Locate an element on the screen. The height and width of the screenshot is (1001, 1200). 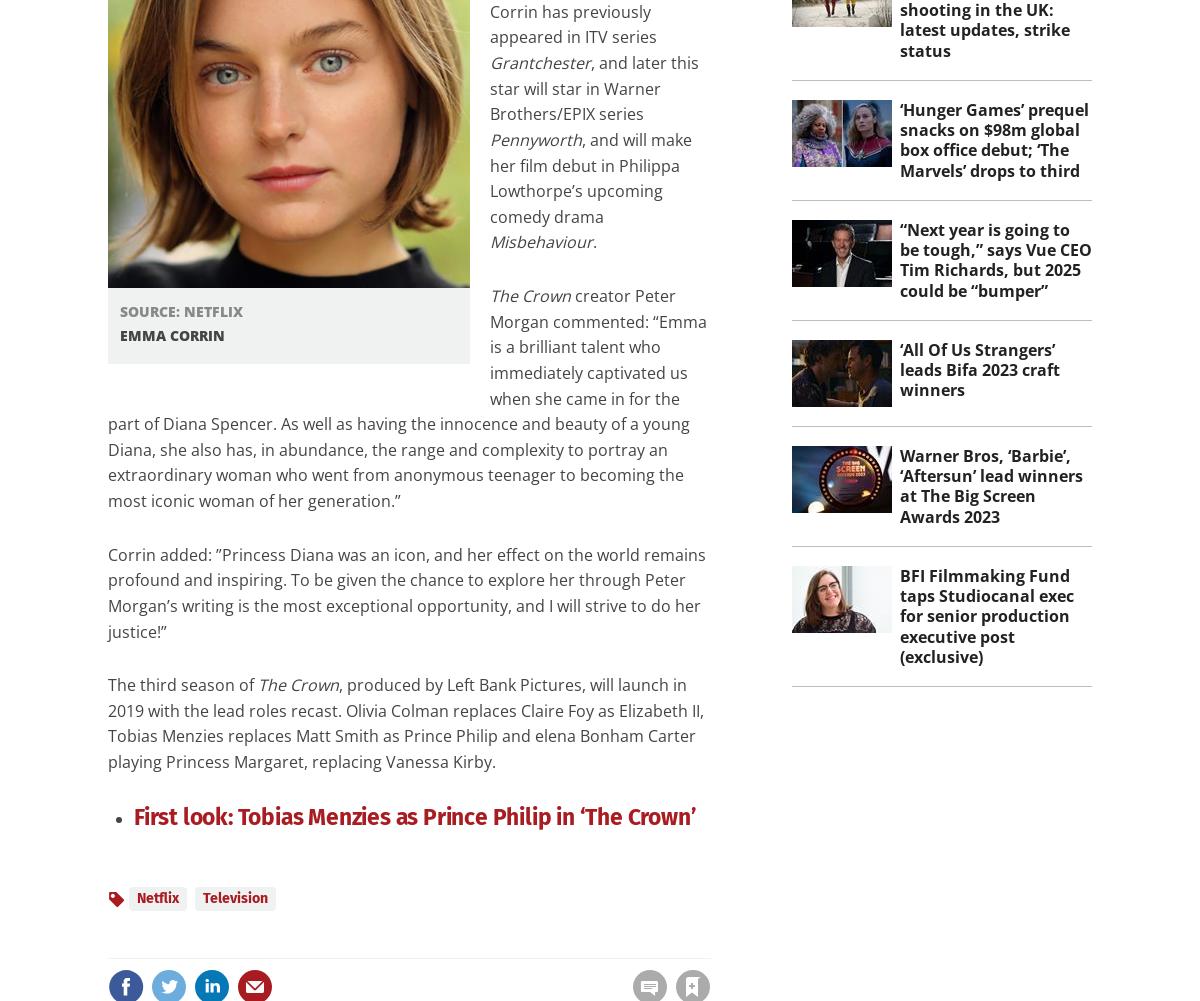
'creator Peter Morgan commented: “Emma is a brilliant talent who immediately captivated us when she came in for the part of Diana Spencer. As well as having the innocence and beauty of a young Diana, she also has, in abundance, the range and complexity to portray an extraordinary woman who went from anonymous teenager to becoming the most iconic woman of her generation.”' is located at coordinates (407, 397).